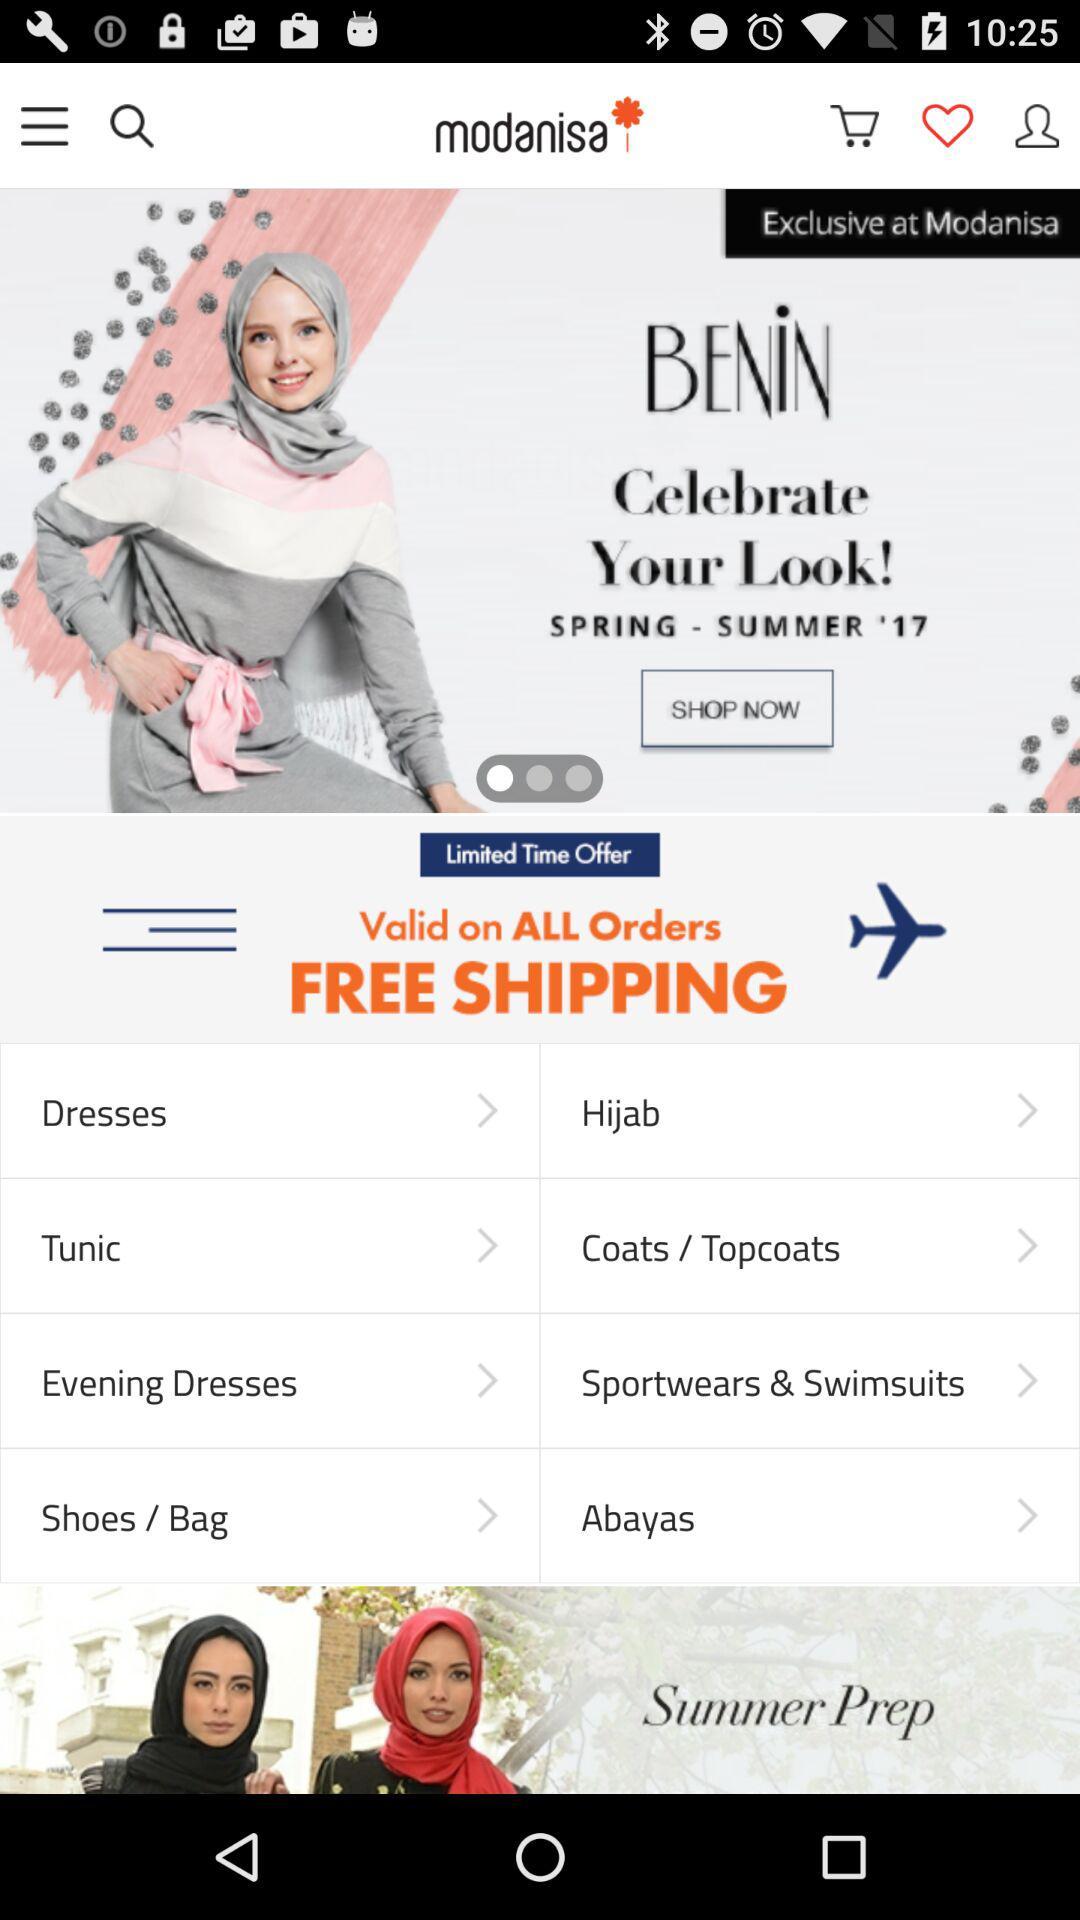 This screenshot has width=1080, height=1920. What do you see at coordinates (1036, 124) in the screenshot?
I see `share this` at bounding box center [1036, 124].